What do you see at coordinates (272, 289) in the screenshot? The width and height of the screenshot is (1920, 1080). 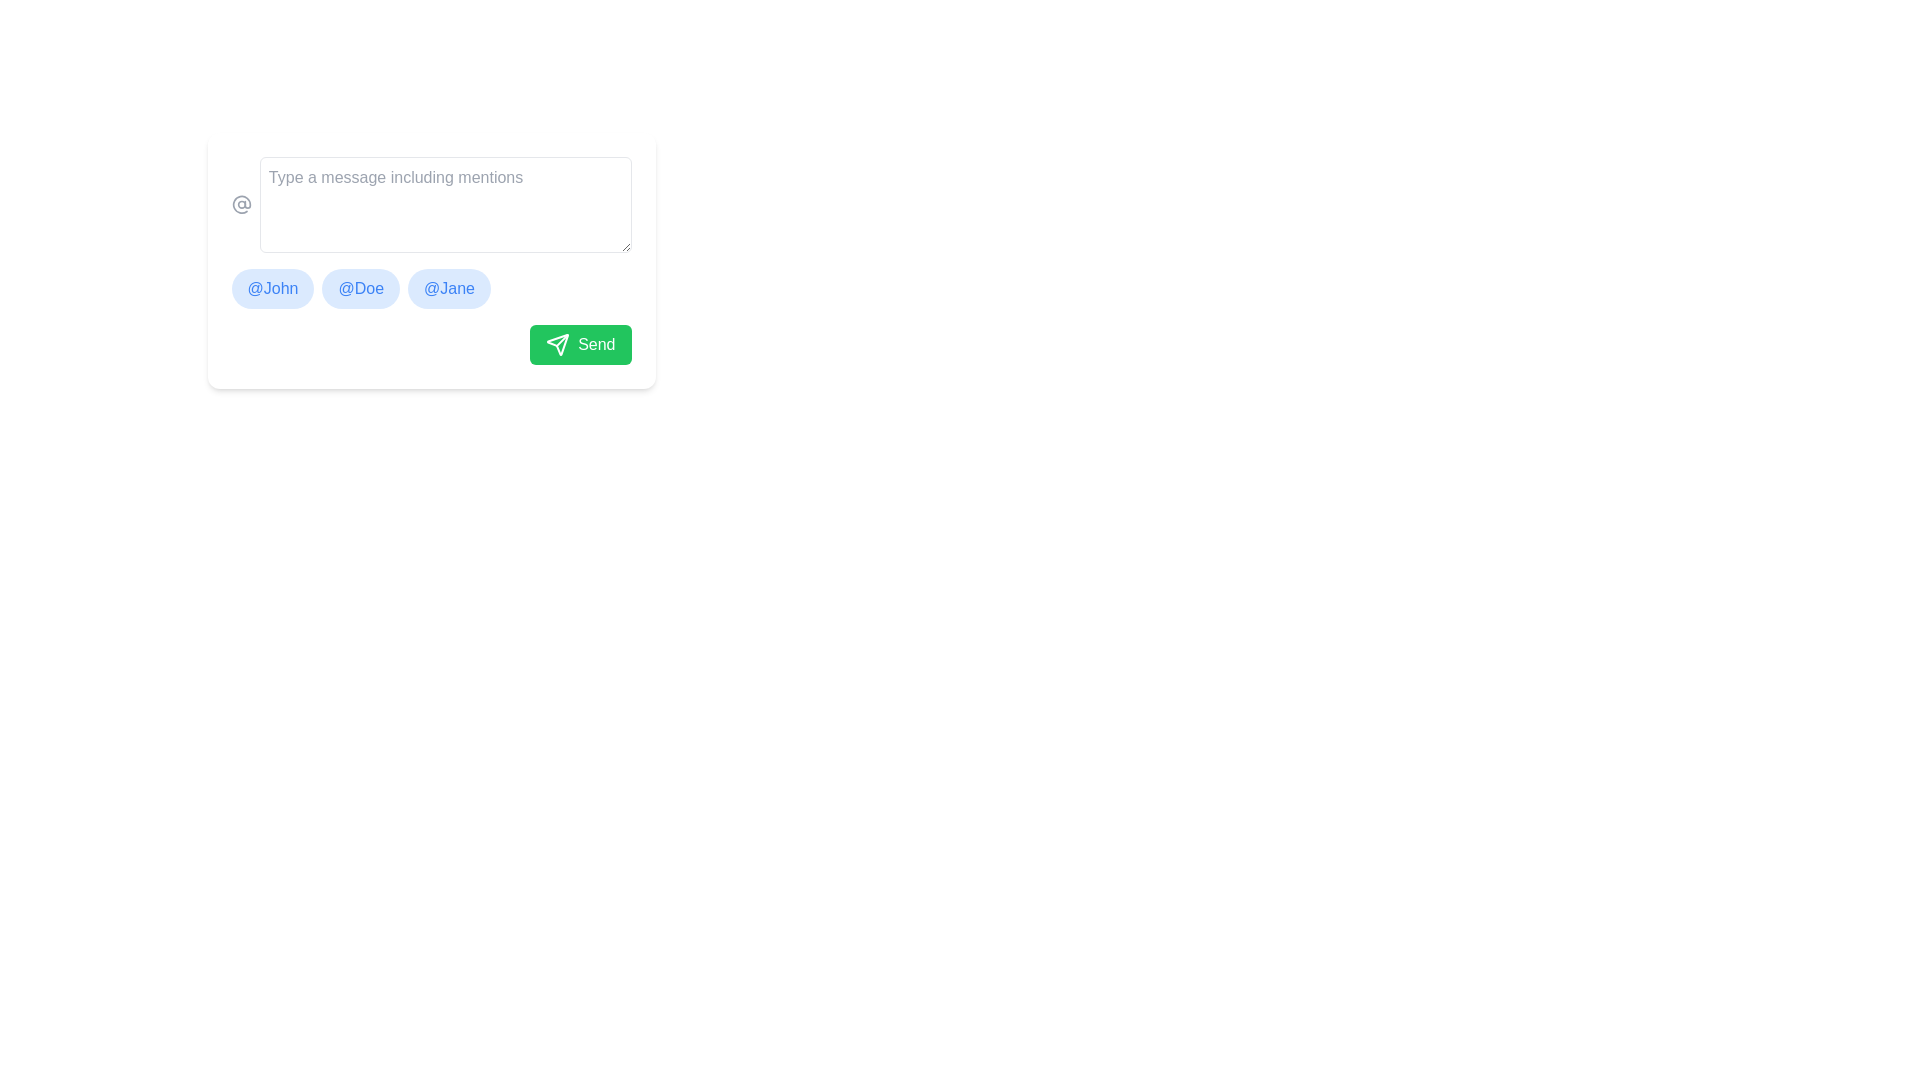 I see `the rounded button labeled '@John' with bold blue text and a light blue background for accessibility navigation` at bounding box center [272, 289].